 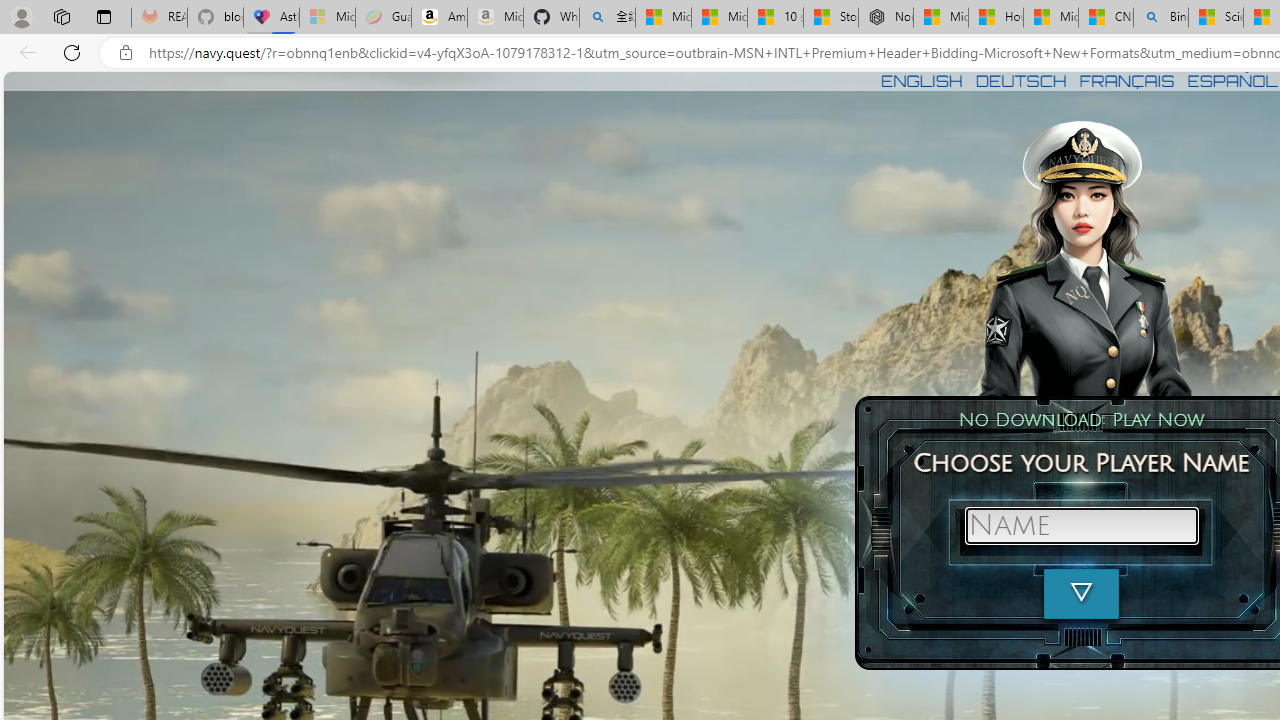 I want to click on 'How I Got Rid of Microsoft Edge', so click(x=995, y=17).